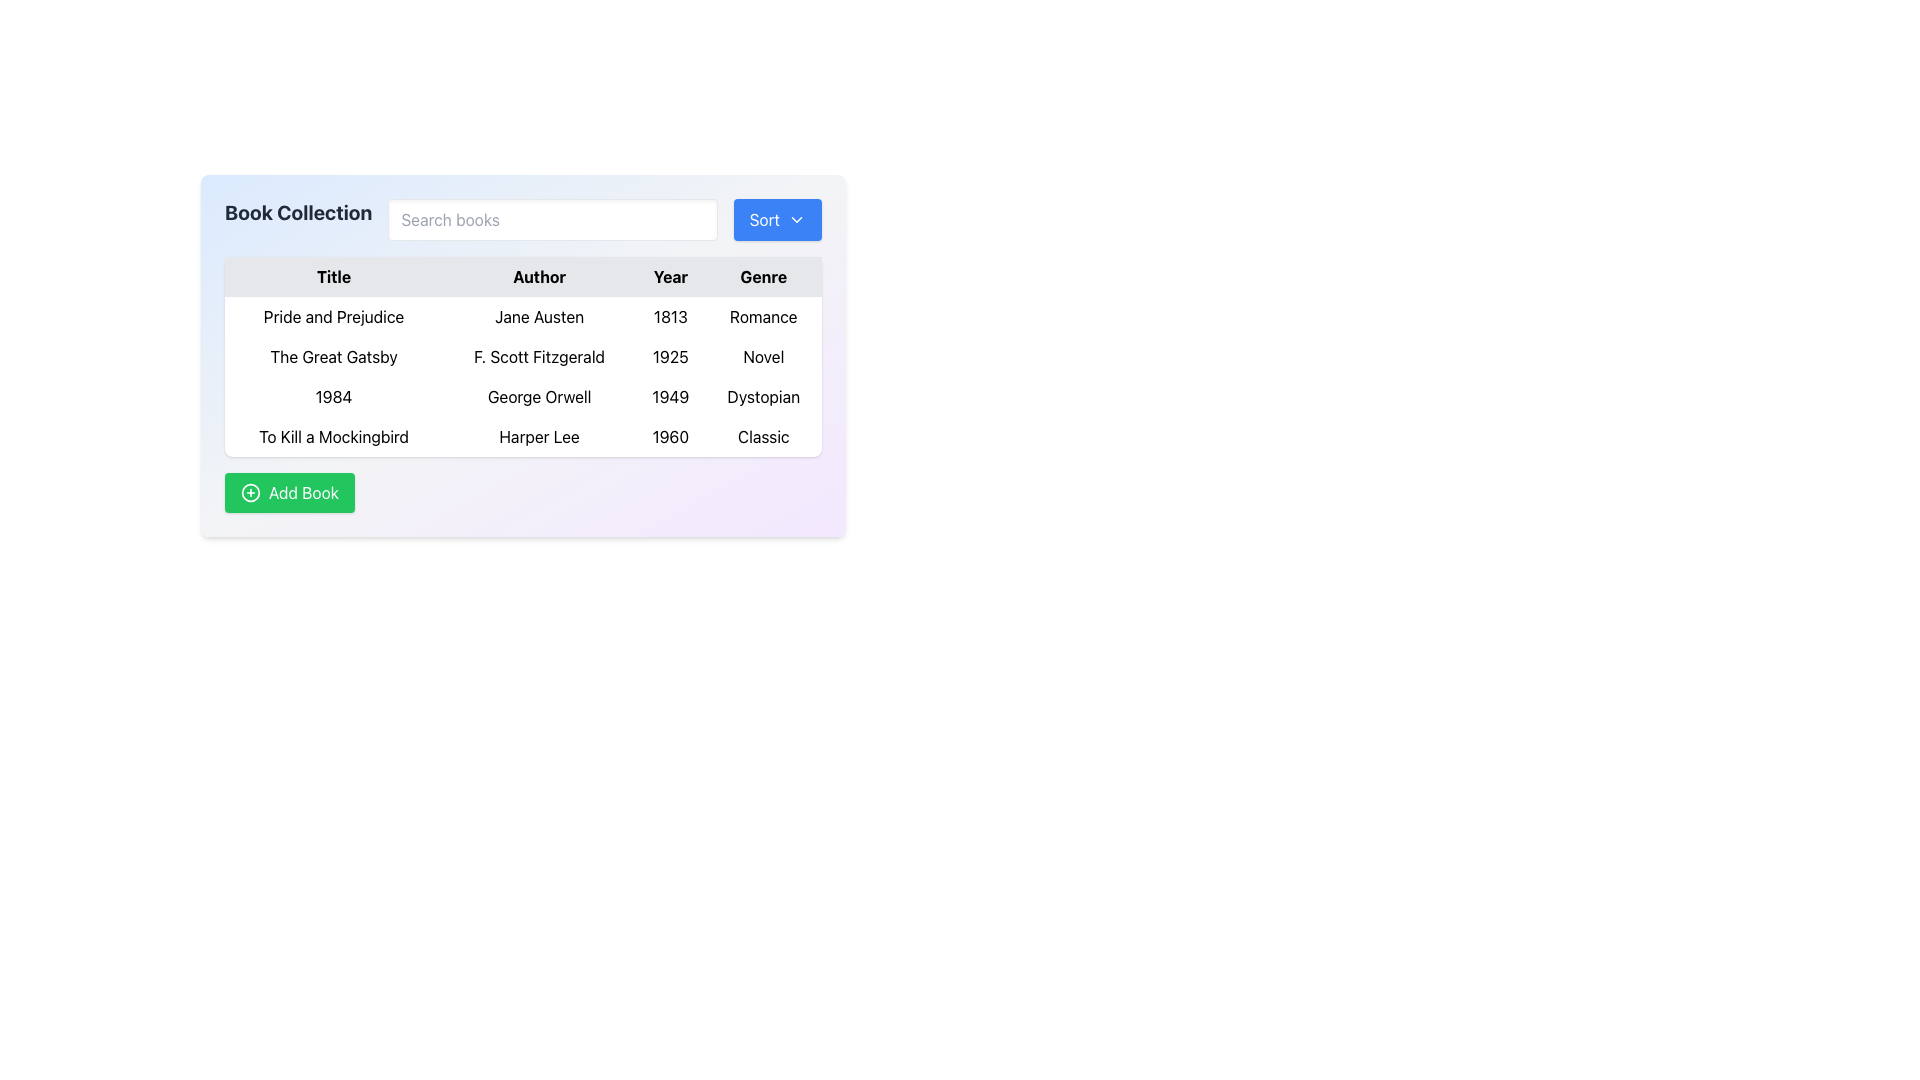 This screenshot has height=1080, width=1920. Describe the element at coordinates (670, 315) in the screenshot. I see `the text display showing the year '1813' in the 'Year' column of the table for the book 'Pride and Prejudice'` at that location.